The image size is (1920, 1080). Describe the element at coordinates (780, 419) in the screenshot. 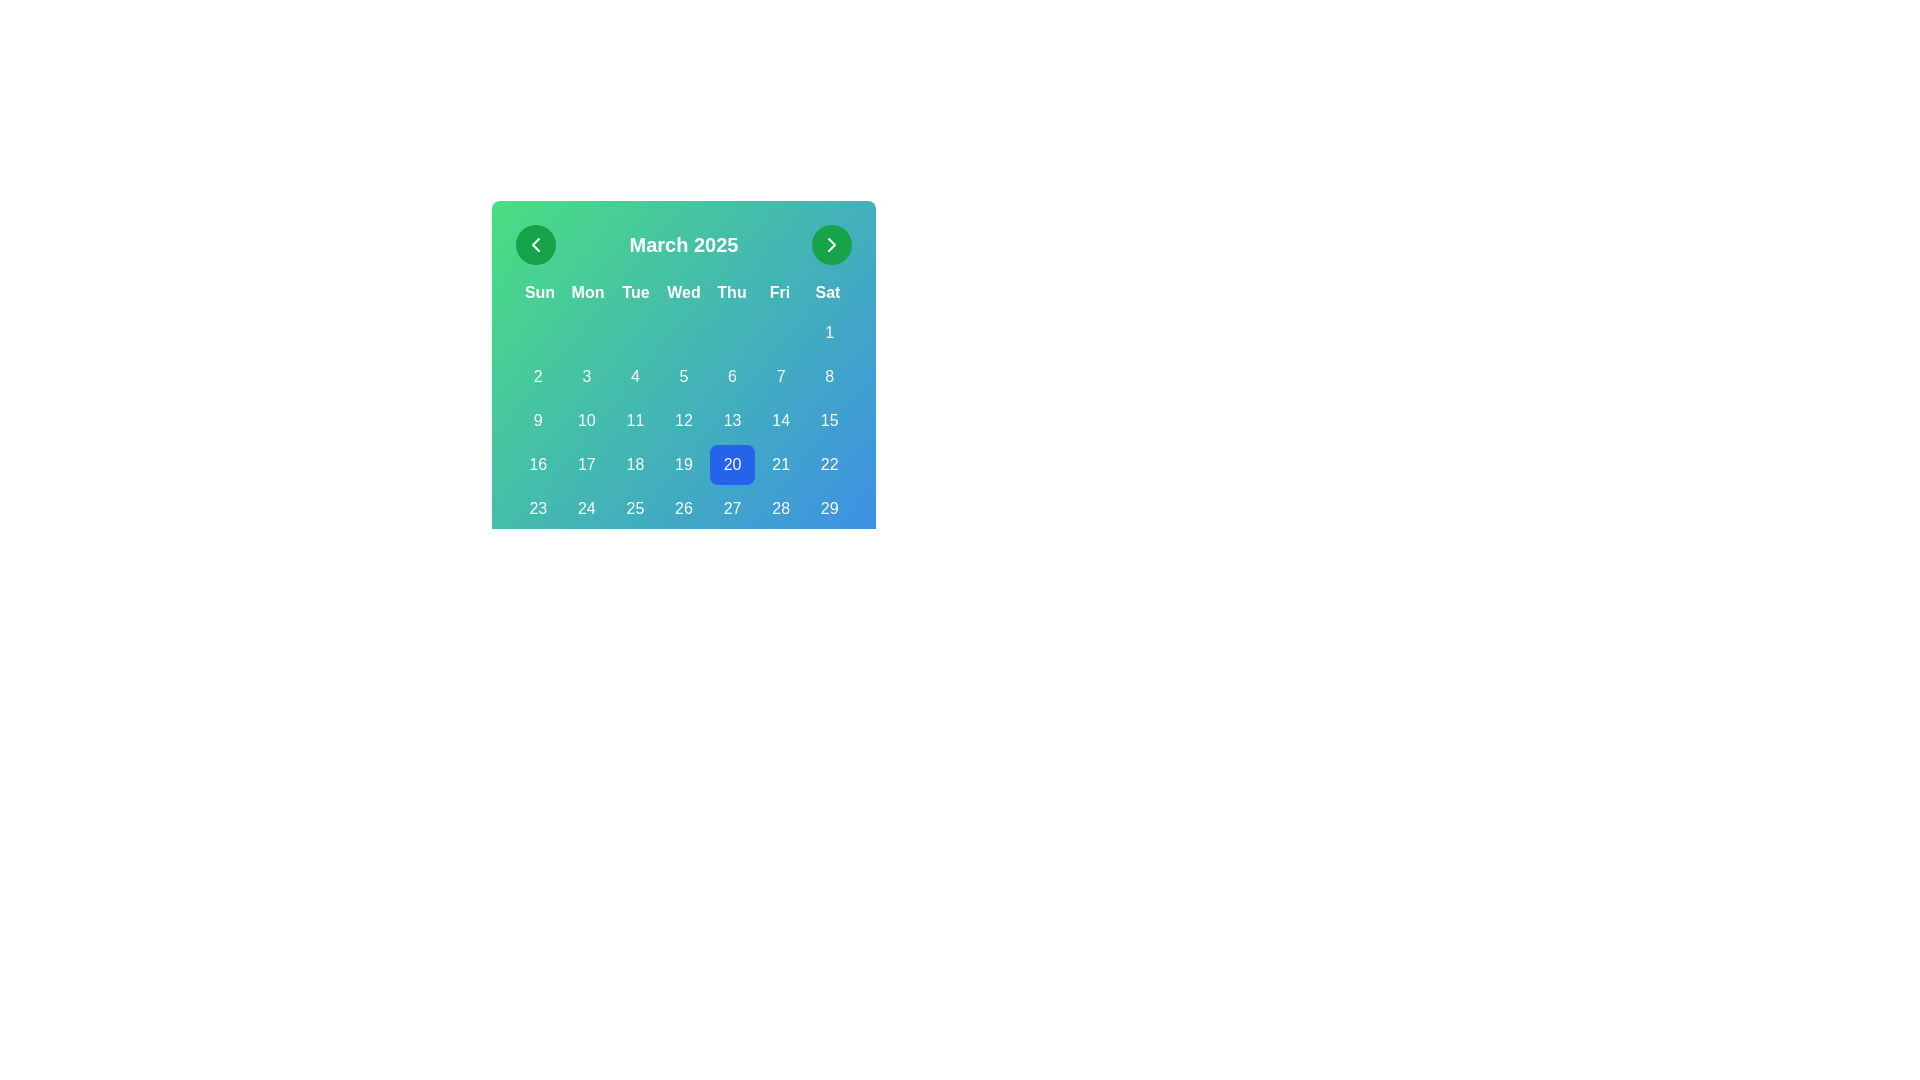

I see `the selectable calendar day button for the 14th of the month, located in the third week row and sixth column of the date picker interface` at that location.